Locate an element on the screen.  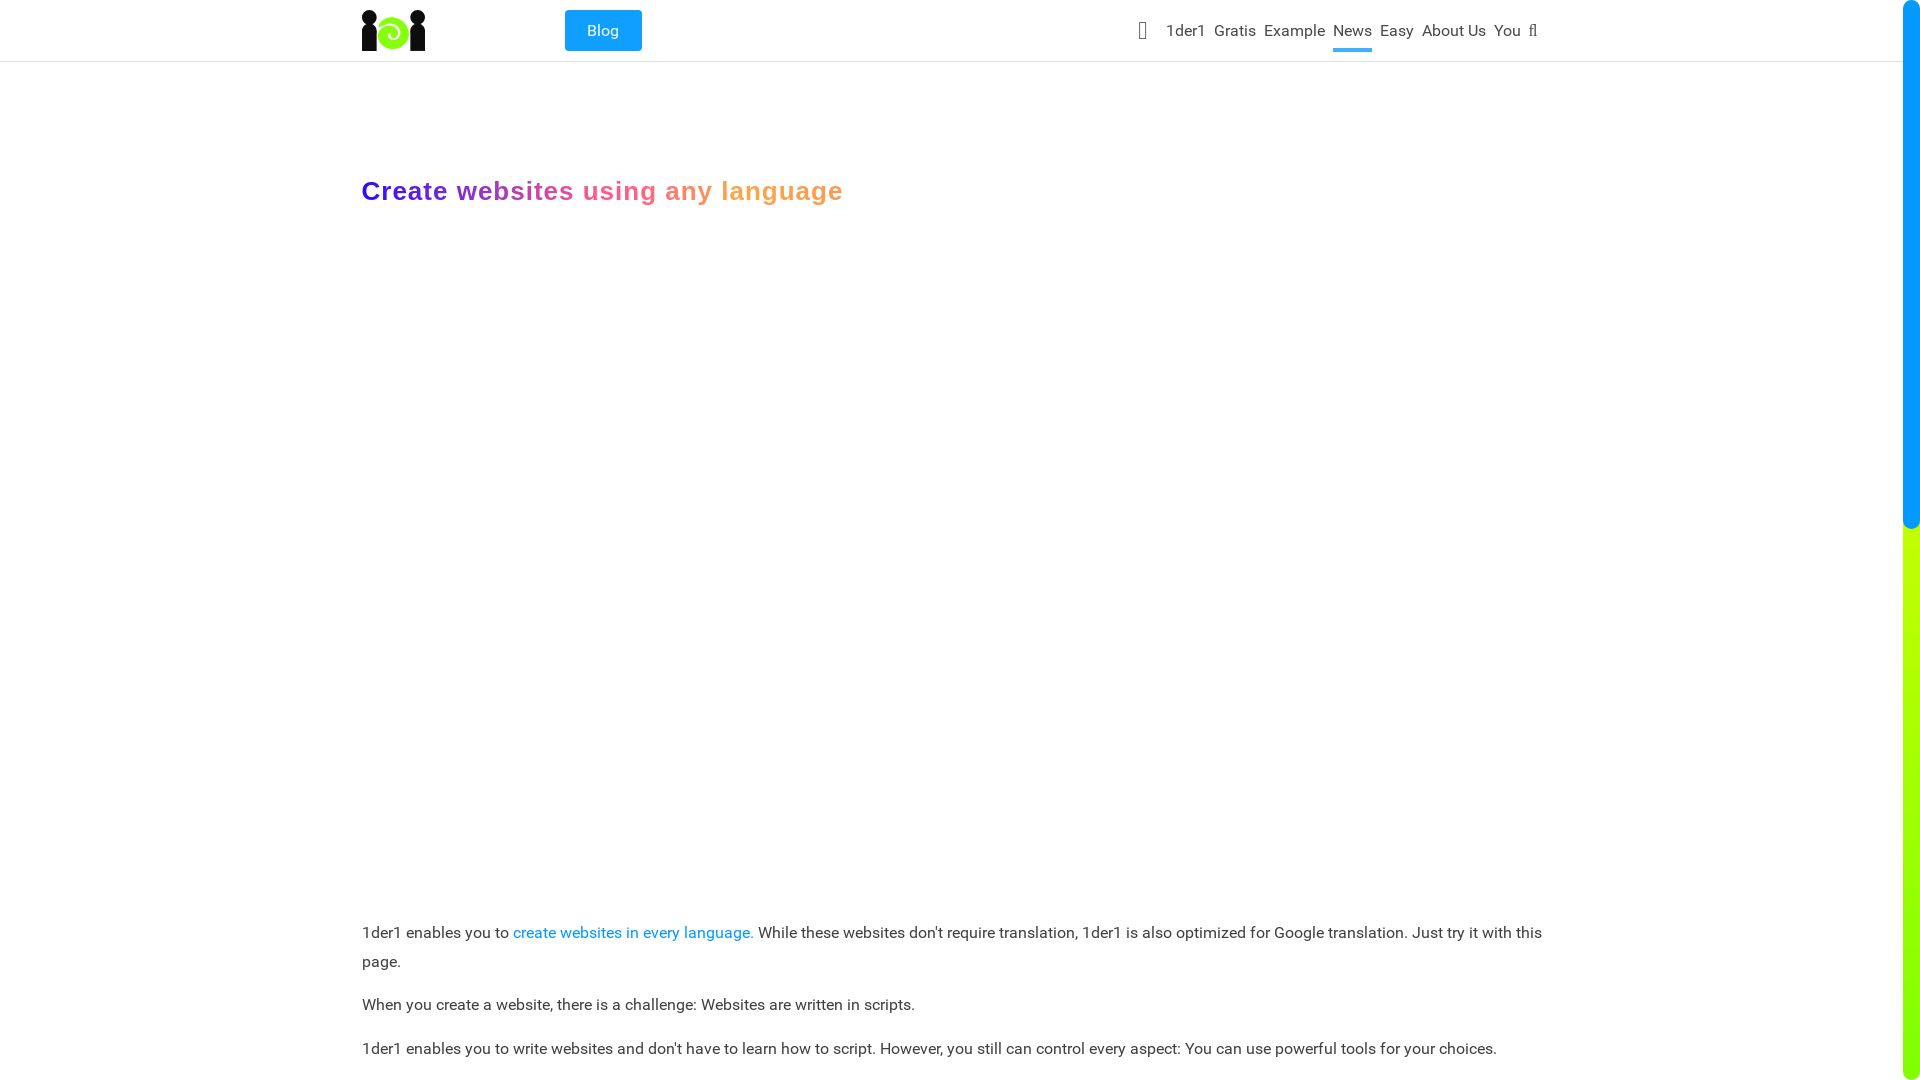
''wonder-one'' is located at coordinates (393, 30).